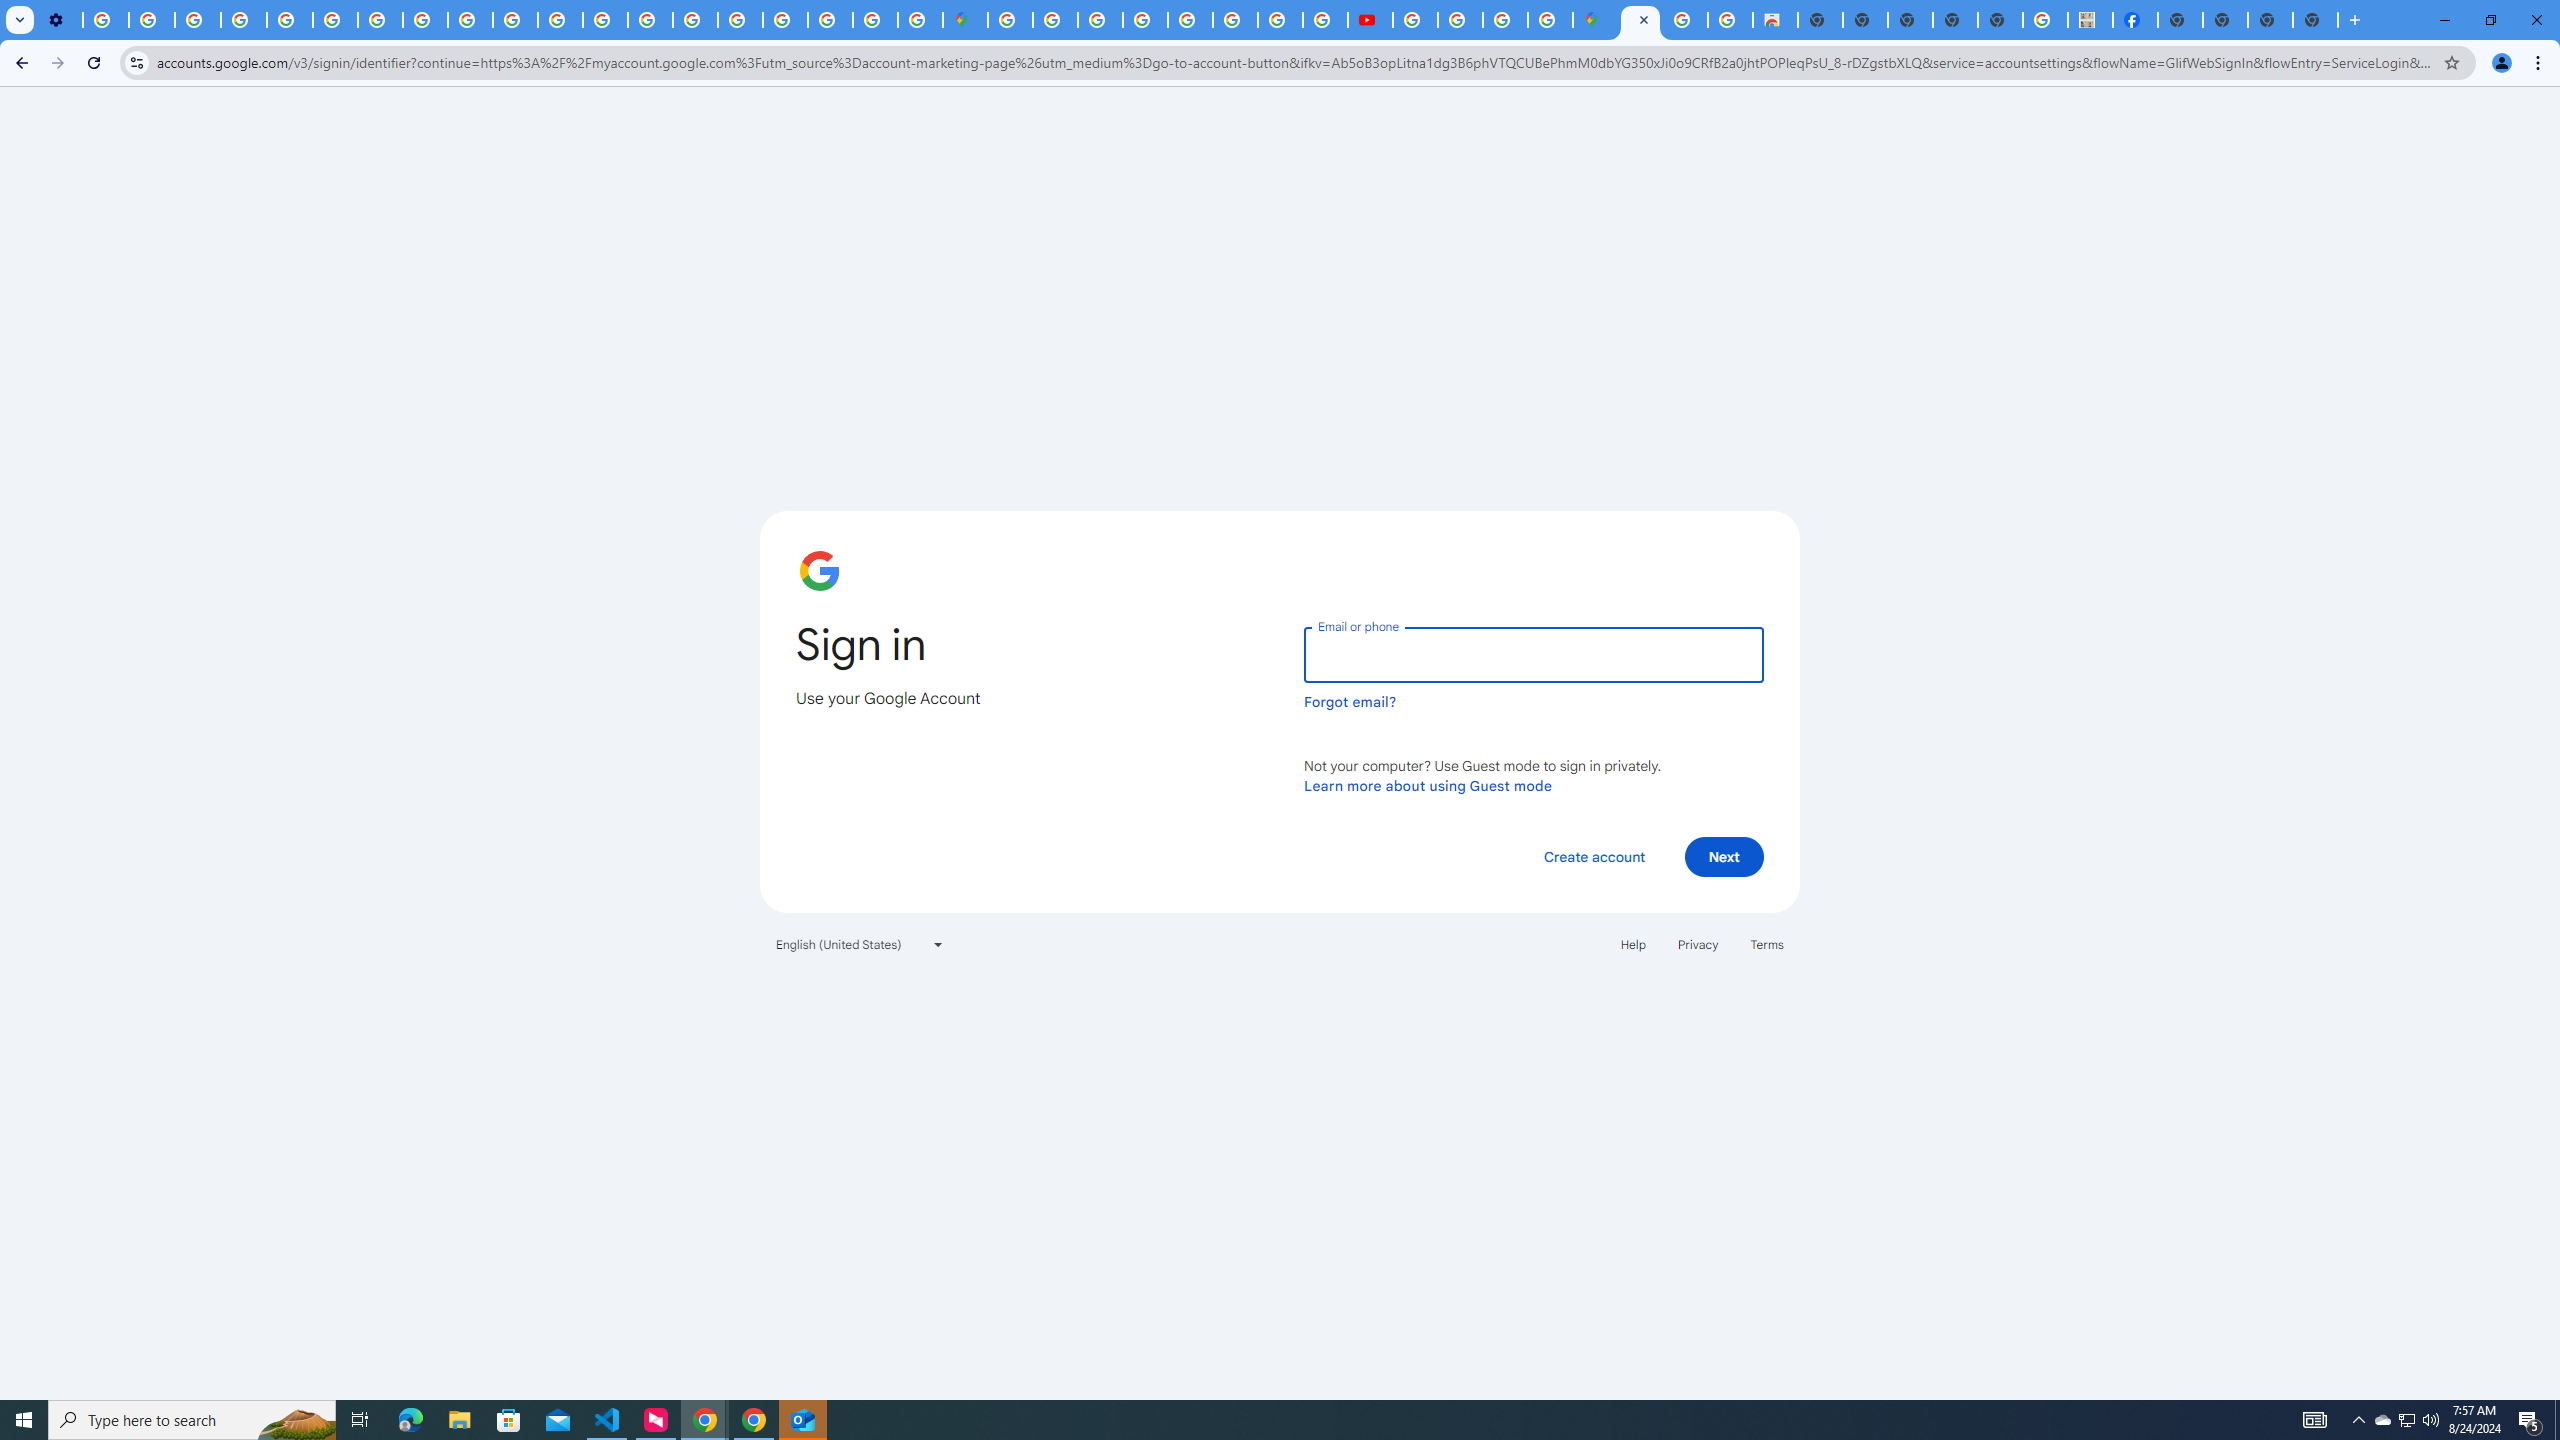  Describe the element at coordinates (2502, 62) in the screenshot. I see `'You'` at that location.